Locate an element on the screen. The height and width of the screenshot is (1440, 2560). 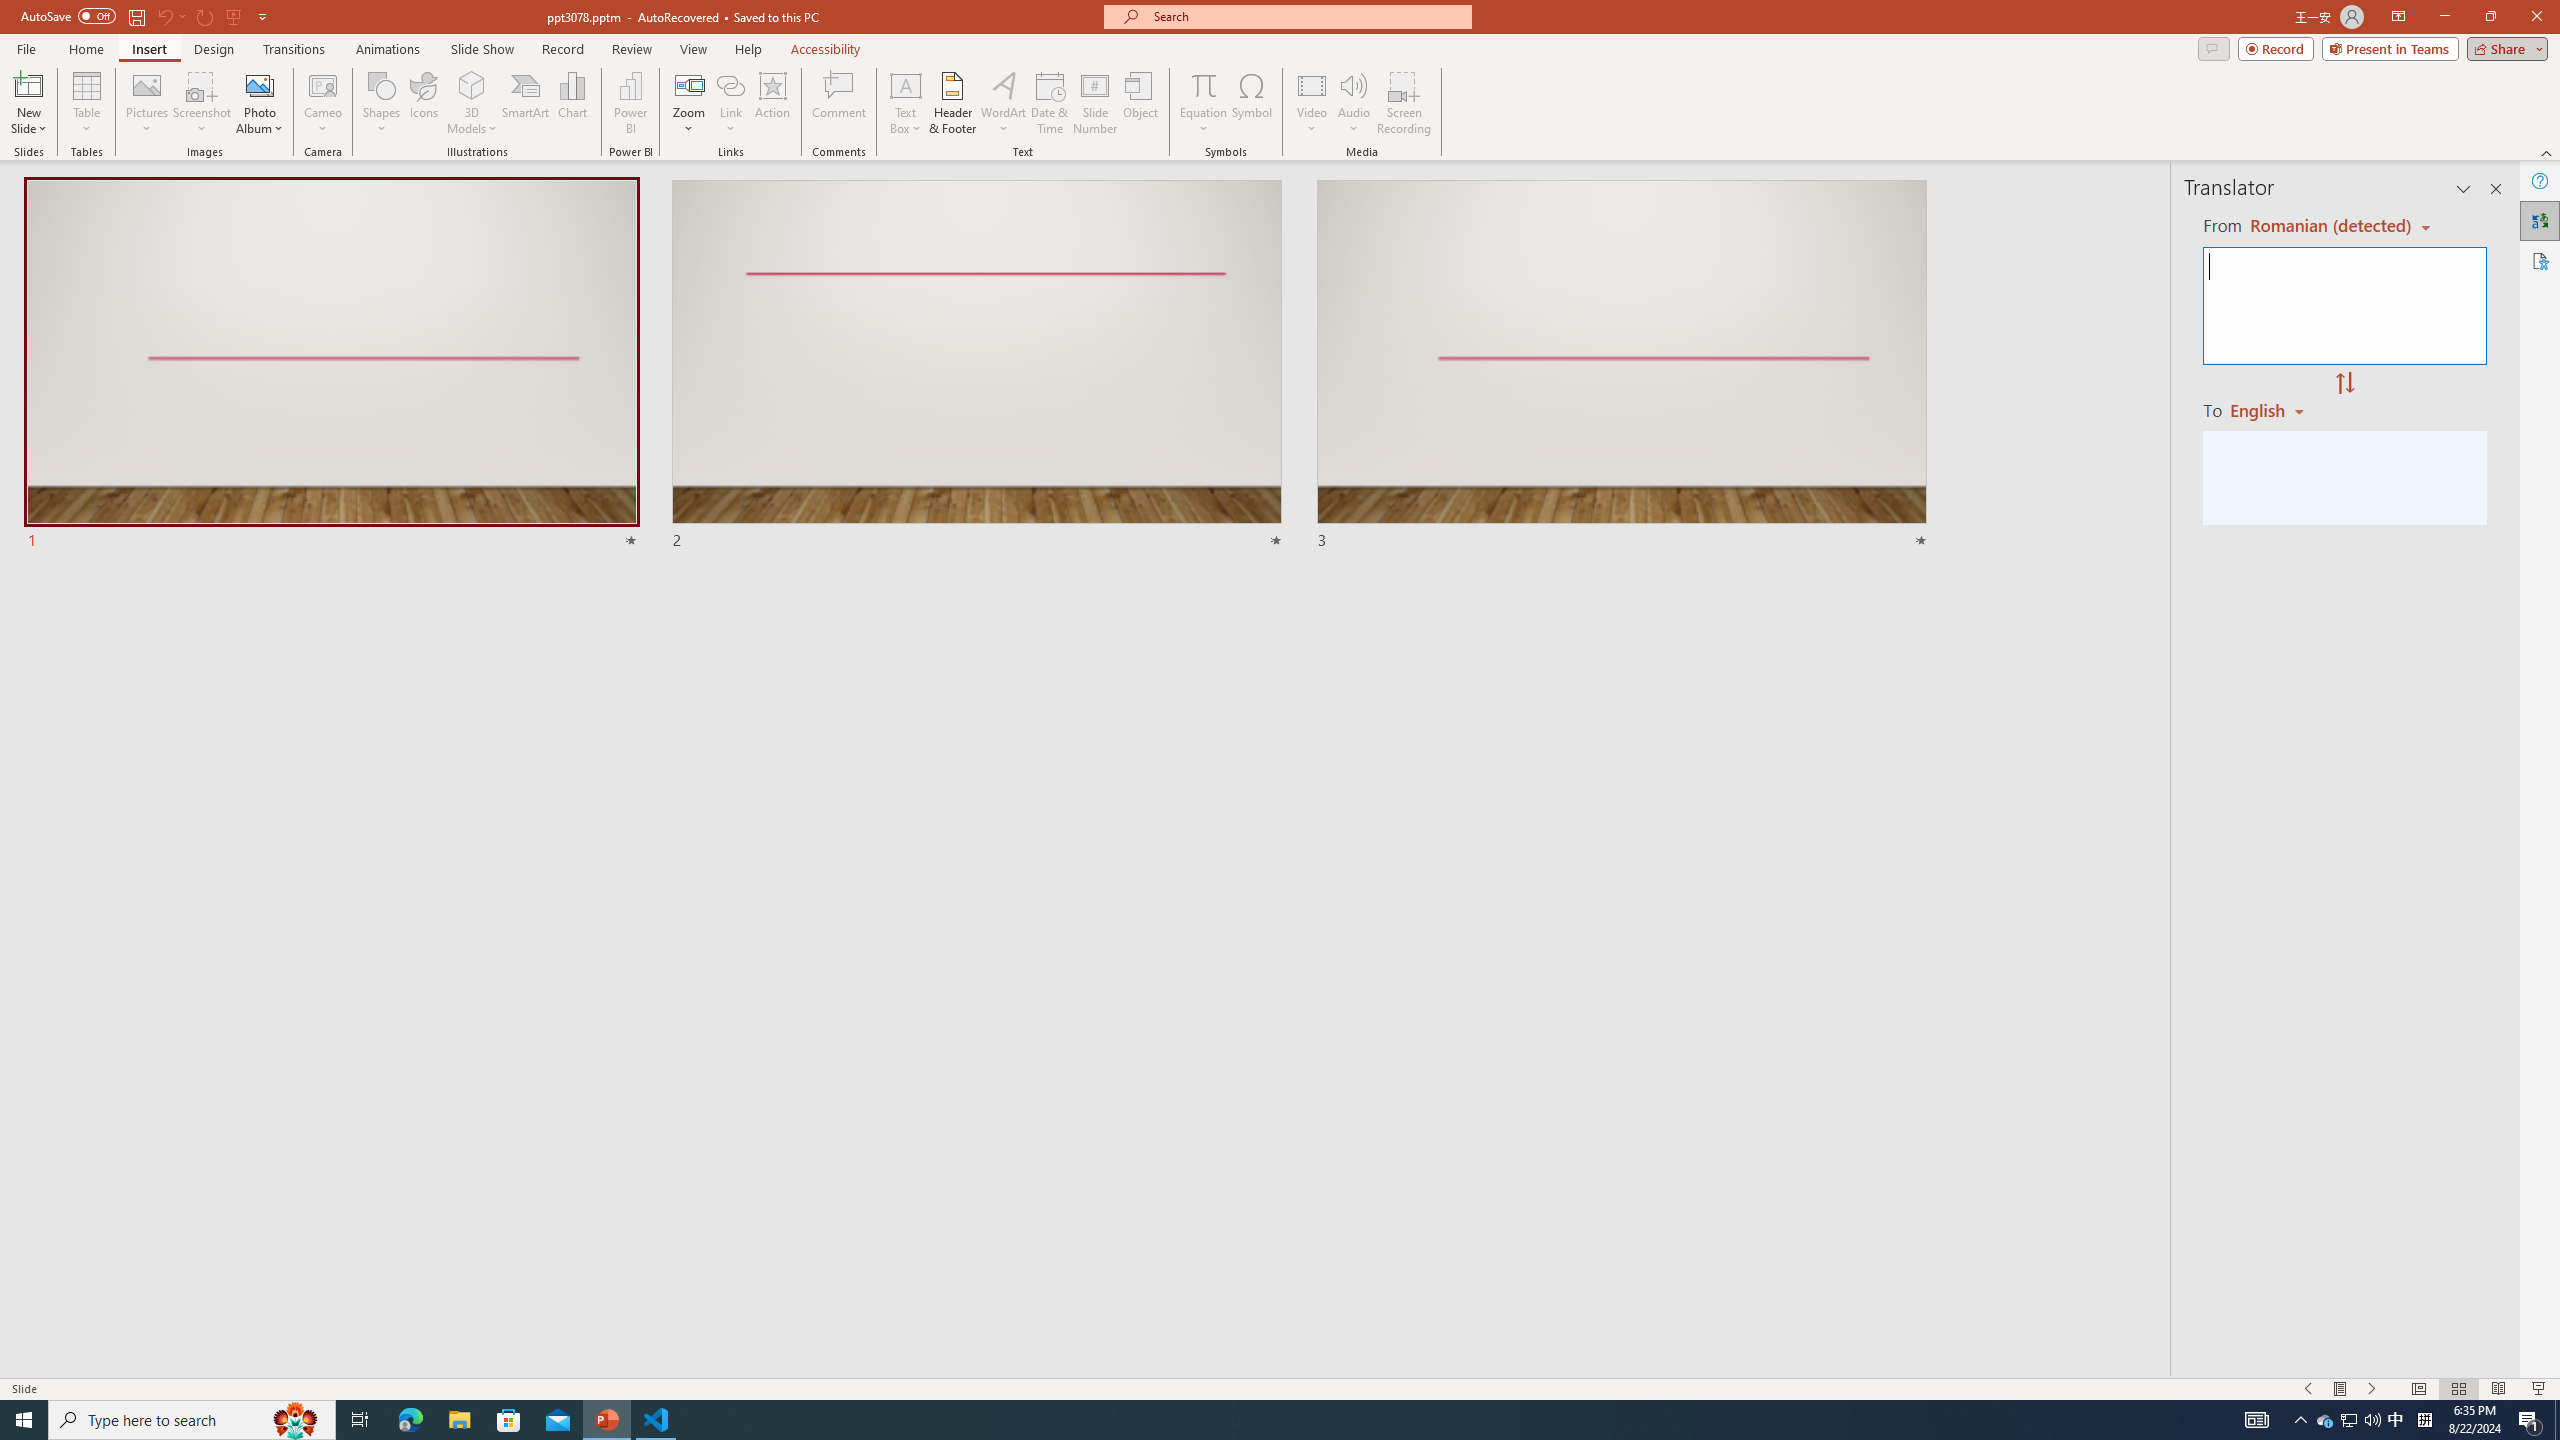
'Slide Show Previous On' is located at coordinates (2308, 1389).